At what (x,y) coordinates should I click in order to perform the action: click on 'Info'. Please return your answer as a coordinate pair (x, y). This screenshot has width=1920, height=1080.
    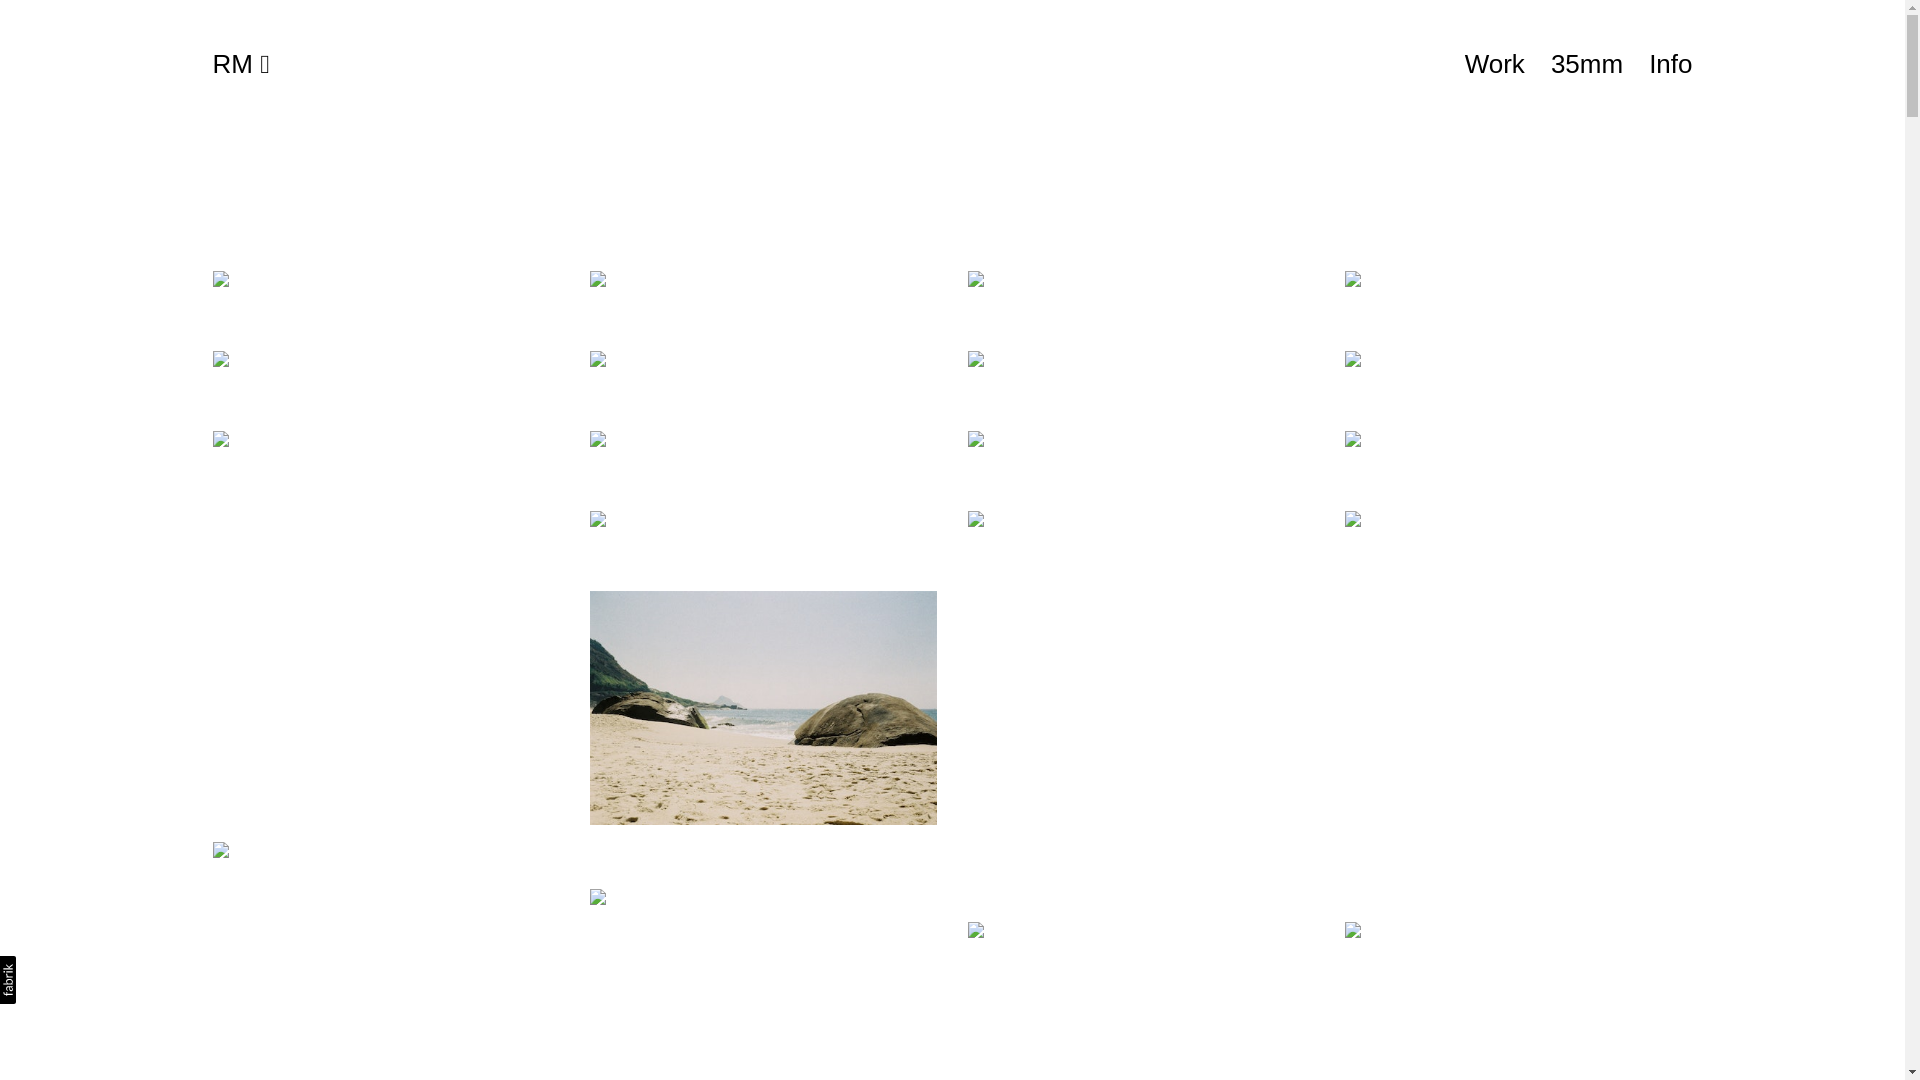
    Looking at the image, I should click on (1670, 63).